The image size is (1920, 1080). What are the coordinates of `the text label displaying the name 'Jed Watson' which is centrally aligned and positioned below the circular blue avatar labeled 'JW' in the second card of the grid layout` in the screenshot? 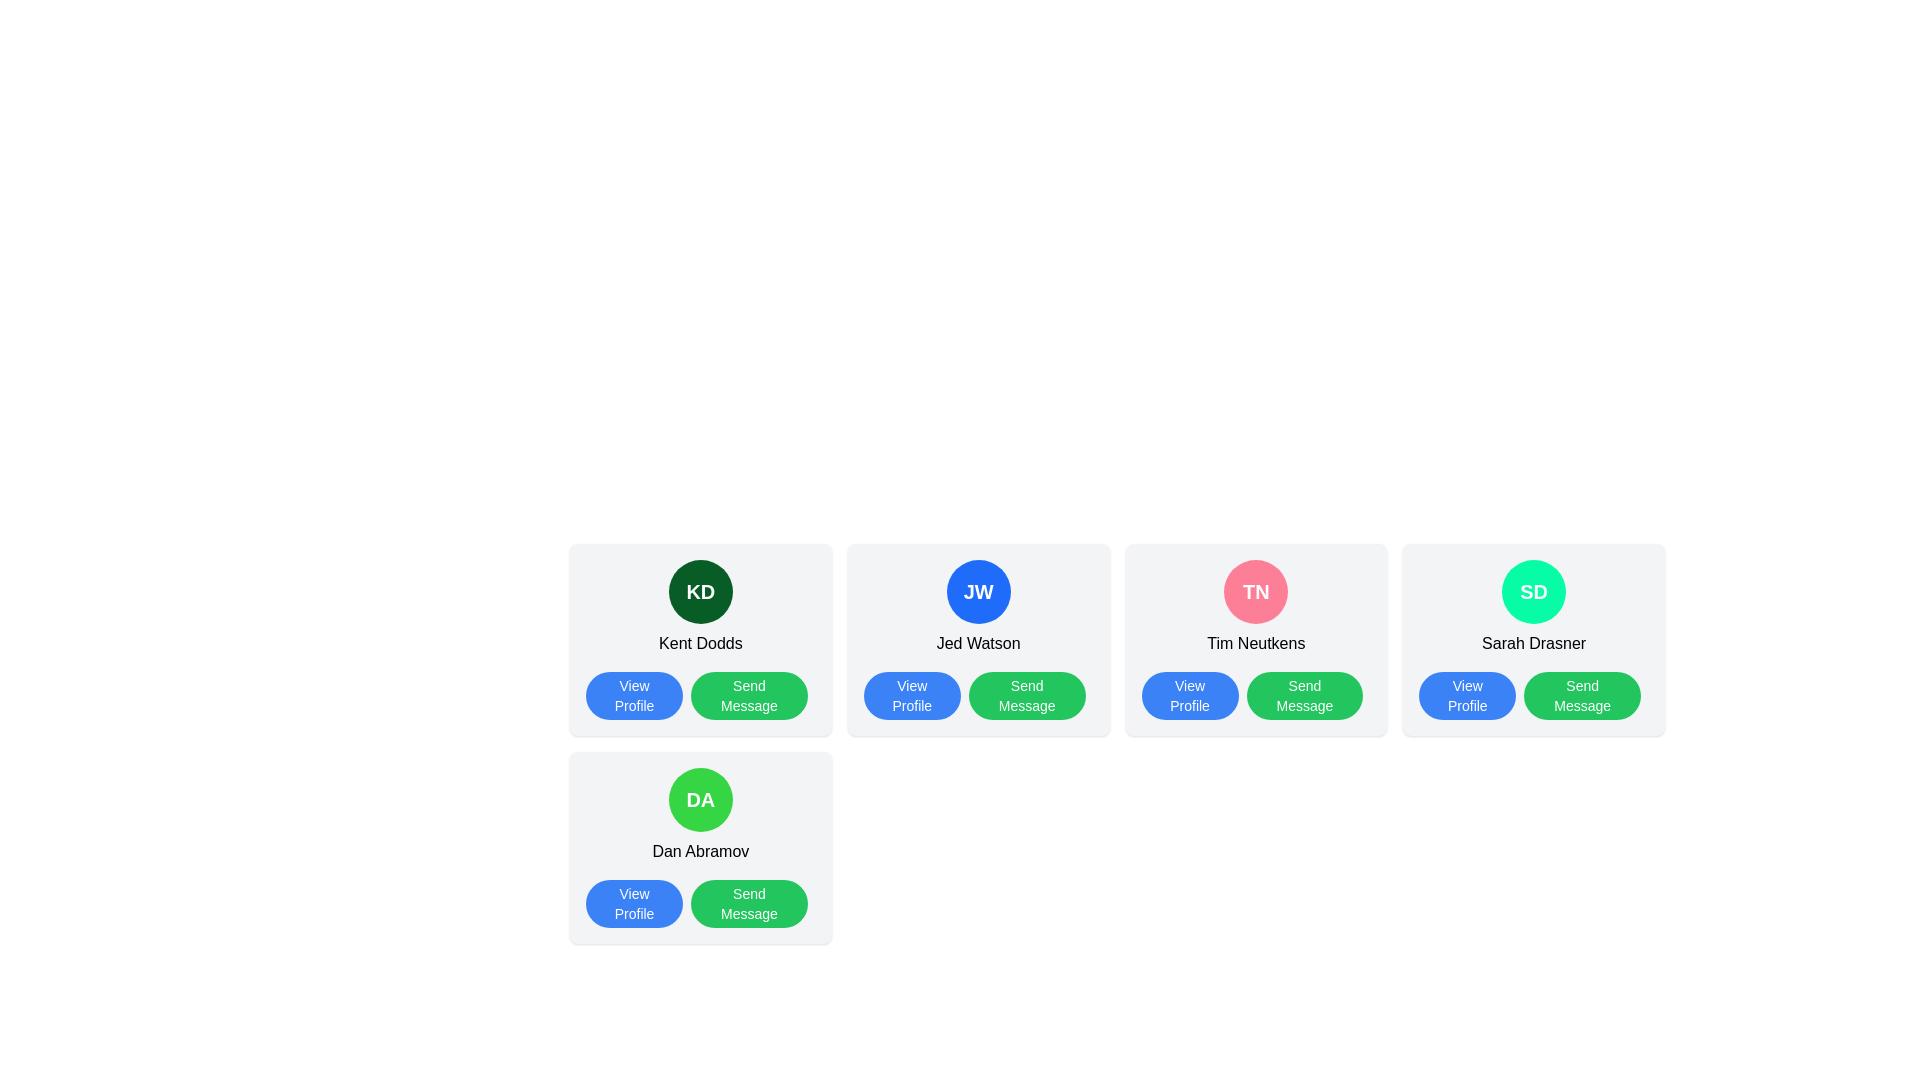 It's located at (978, 644).